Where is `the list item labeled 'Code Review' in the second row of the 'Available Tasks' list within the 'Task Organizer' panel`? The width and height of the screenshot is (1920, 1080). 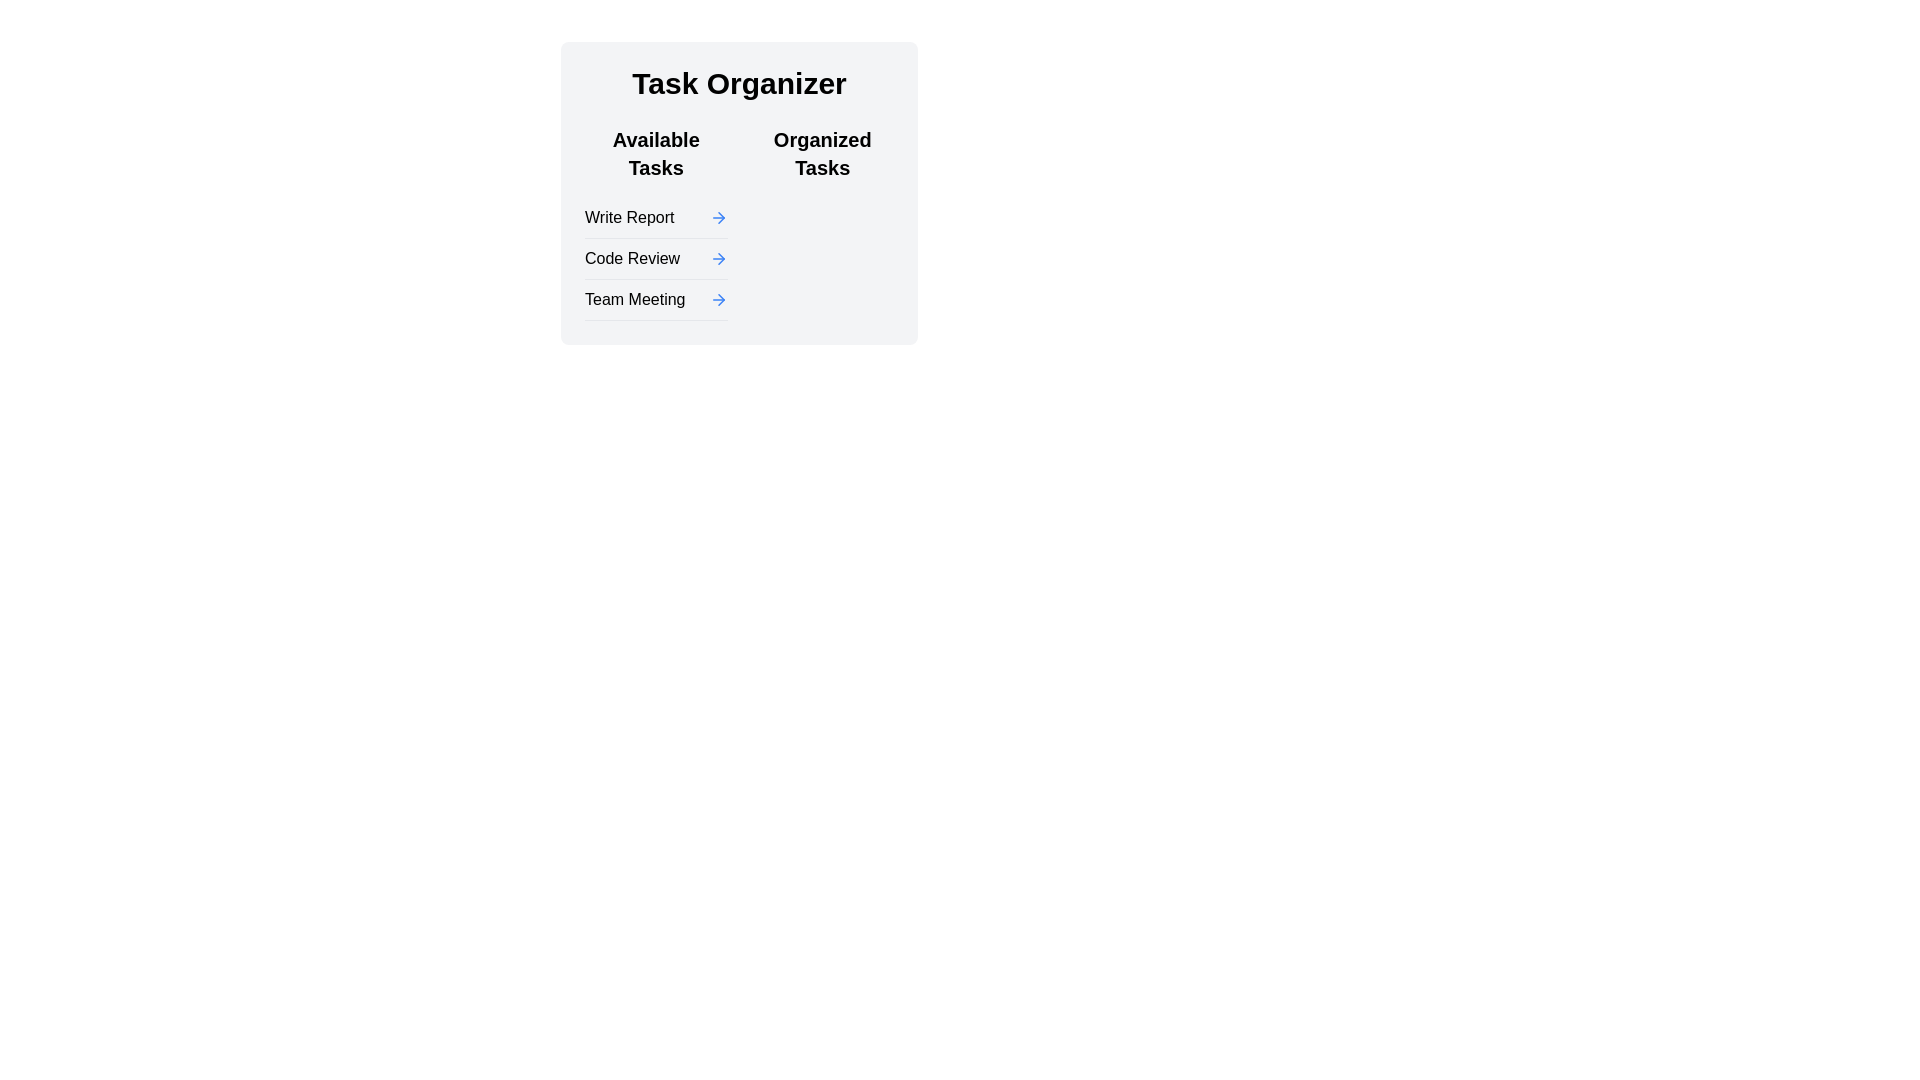
the list item labeled 'Code Review' in the second row of the 'Available Tasks' list within the 'Task Organizer' panel is located at coordinates (656, 258).